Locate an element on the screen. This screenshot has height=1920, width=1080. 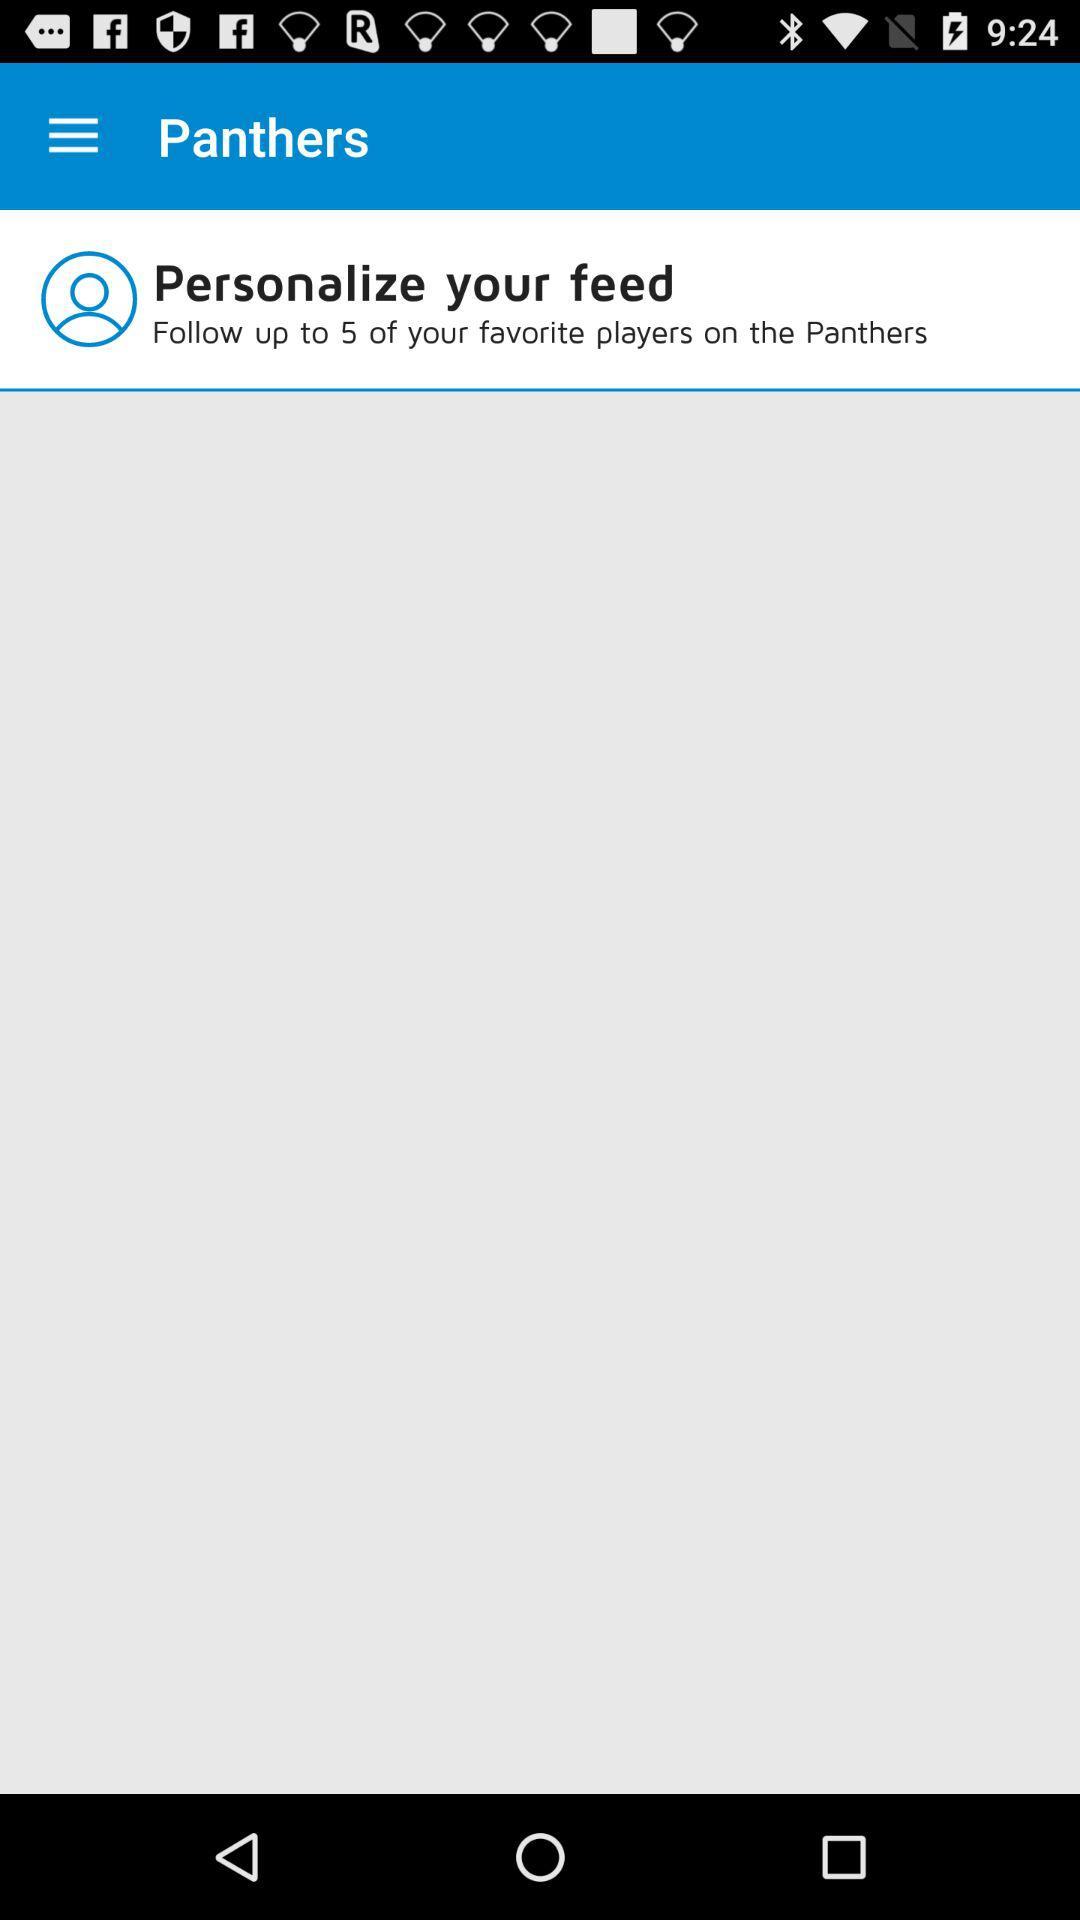
your option is located at coordinates (72, 135).